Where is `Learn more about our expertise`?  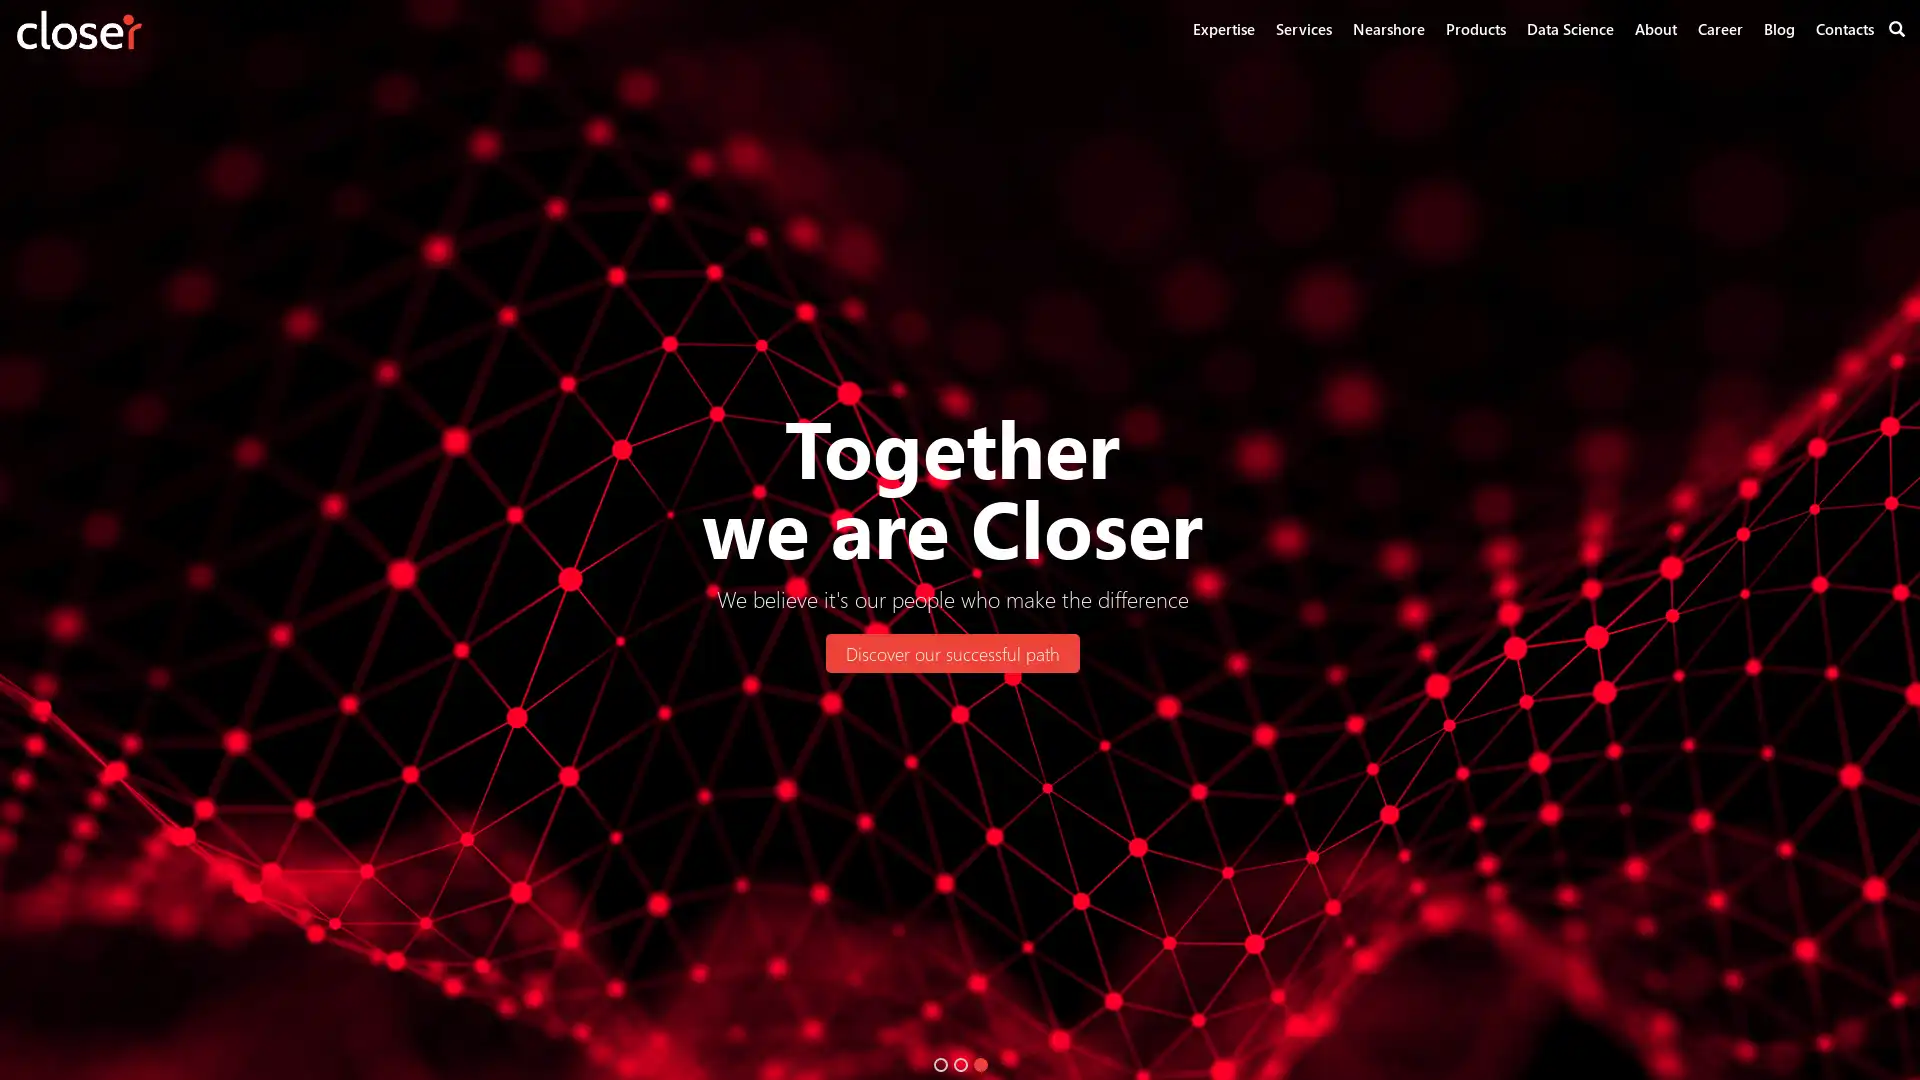
Learn more about our expertise is located at coordinates (1339, 653).